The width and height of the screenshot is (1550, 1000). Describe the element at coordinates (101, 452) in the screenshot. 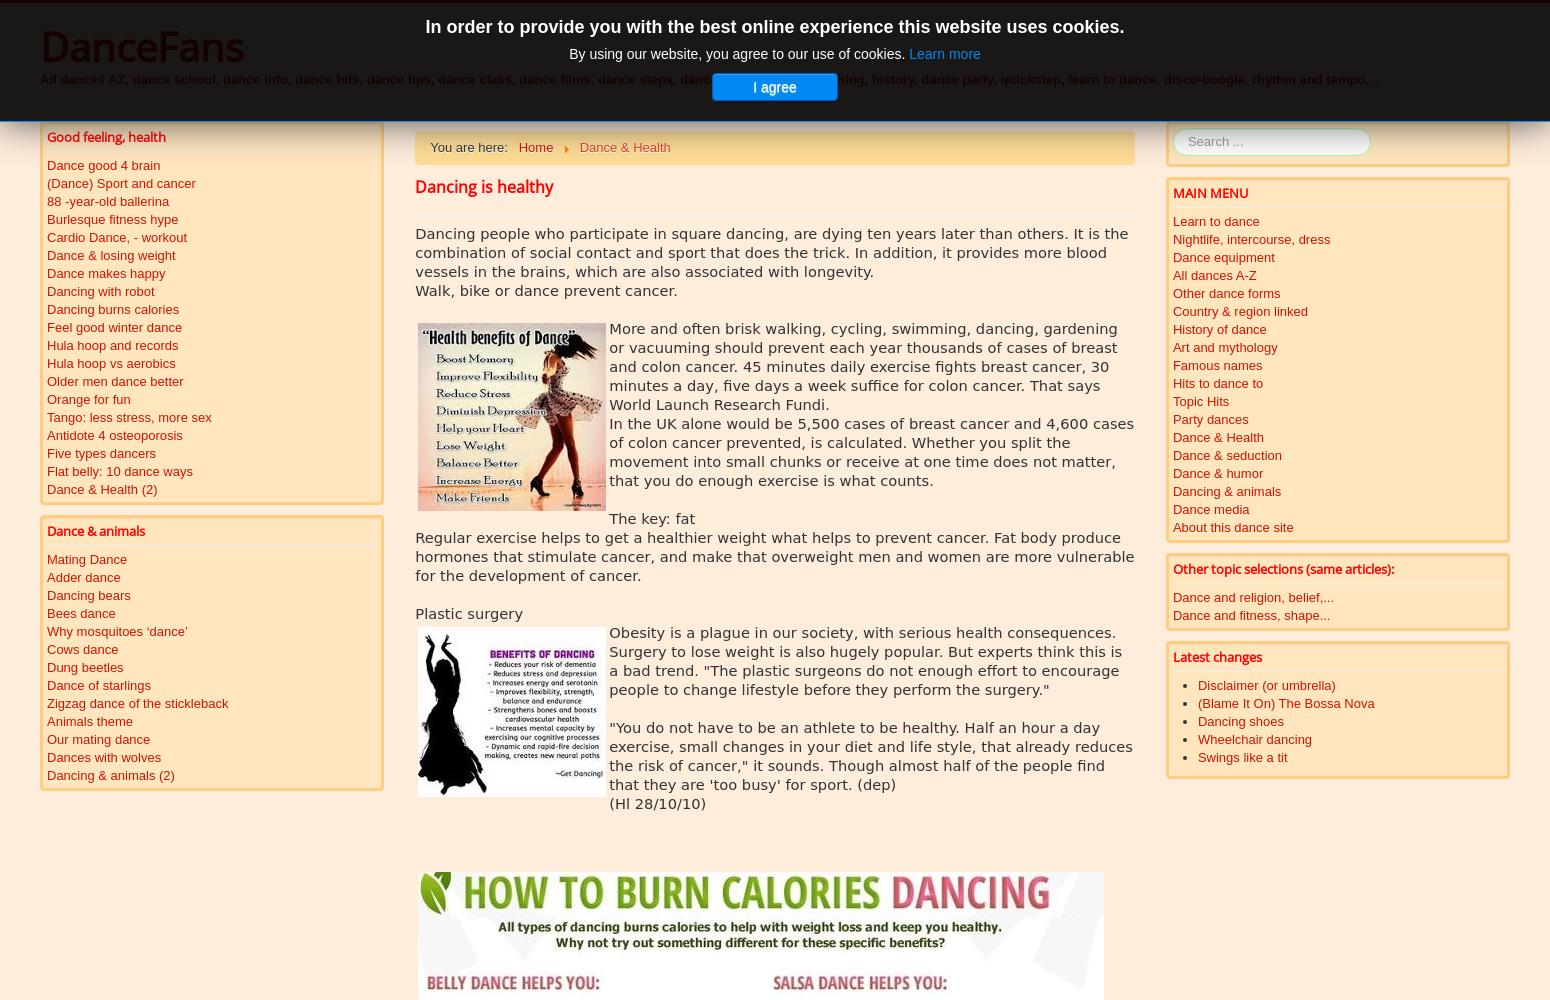

I see `'Five types dancers'` at that location.